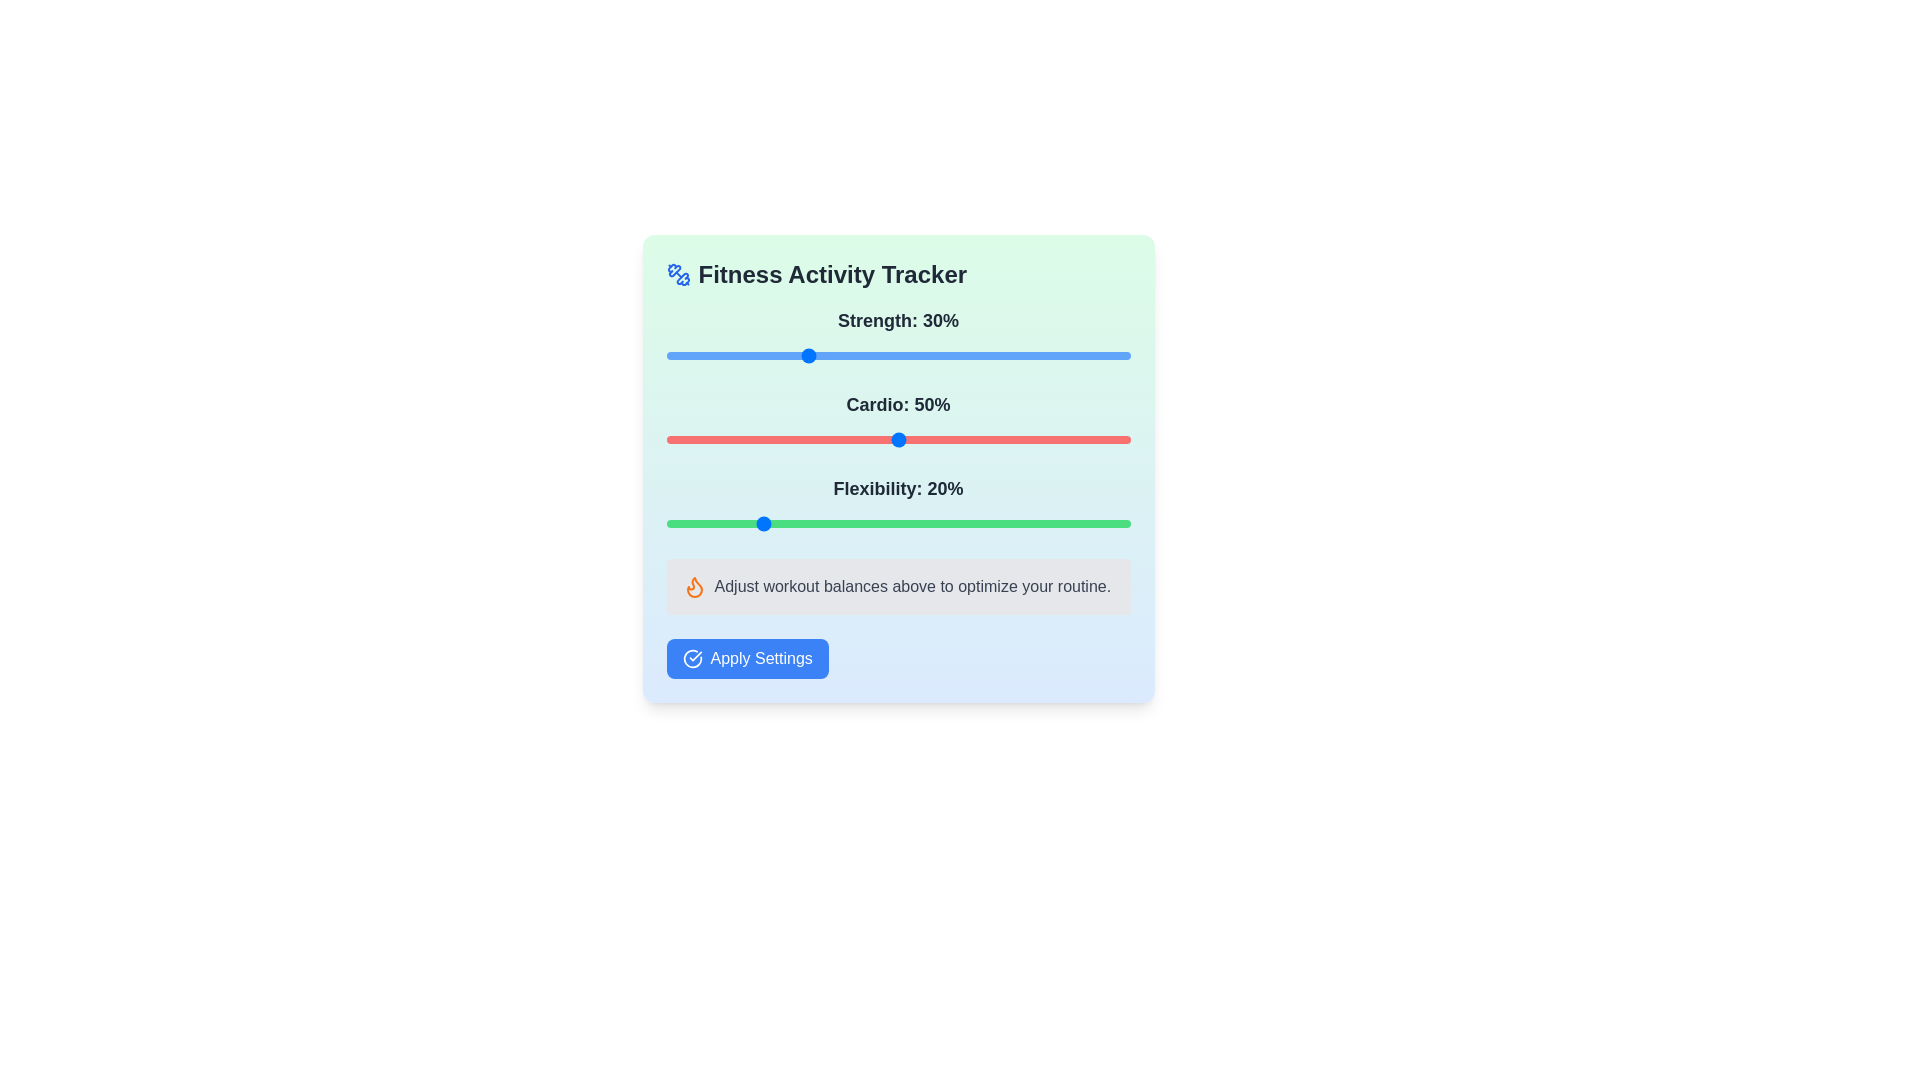 This screenshot has width=1920, height=1080. What do you see at coordinates (1005, 354) in the screenshot?
I see `the strength value` at bounding box center [1005, 354].